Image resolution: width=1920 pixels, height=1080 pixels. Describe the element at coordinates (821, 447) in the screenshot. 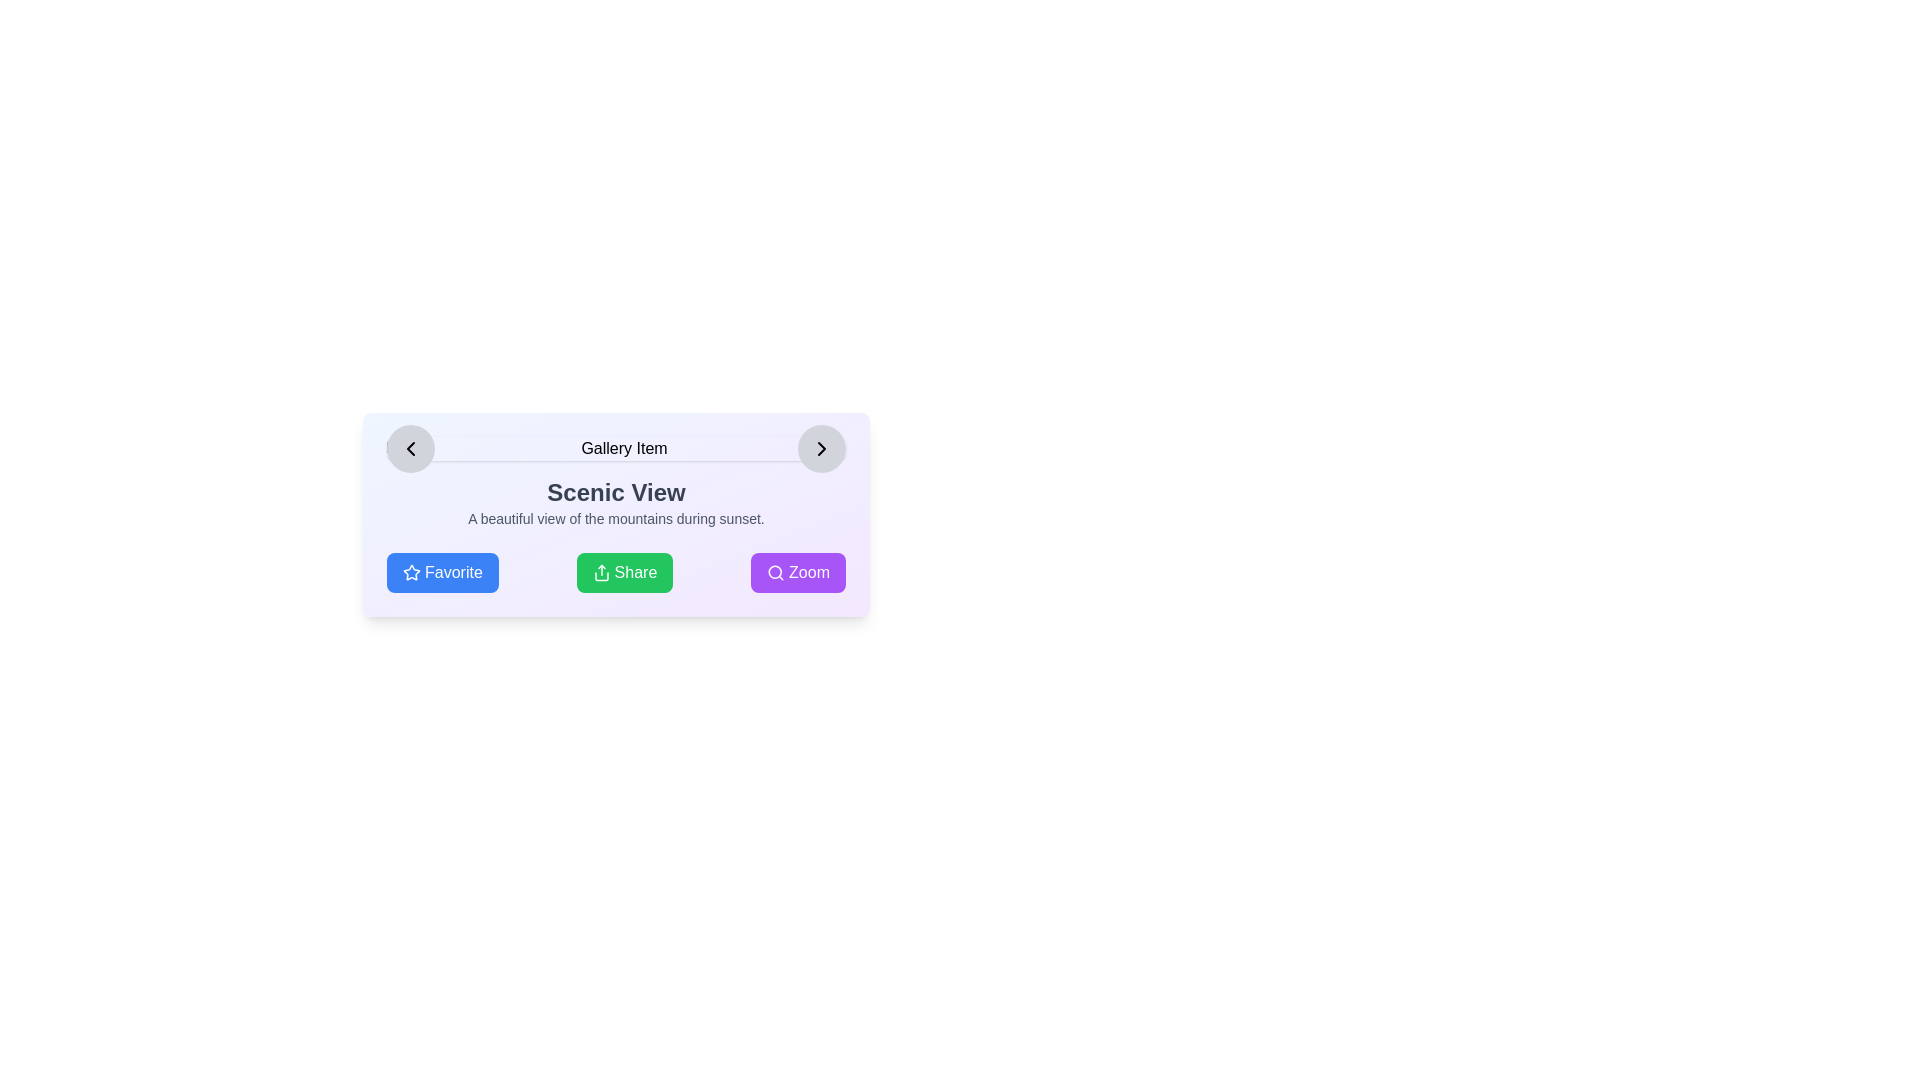

I see `the navigation button located in the top-right corner of the 'Gallery Item' card` at that location.